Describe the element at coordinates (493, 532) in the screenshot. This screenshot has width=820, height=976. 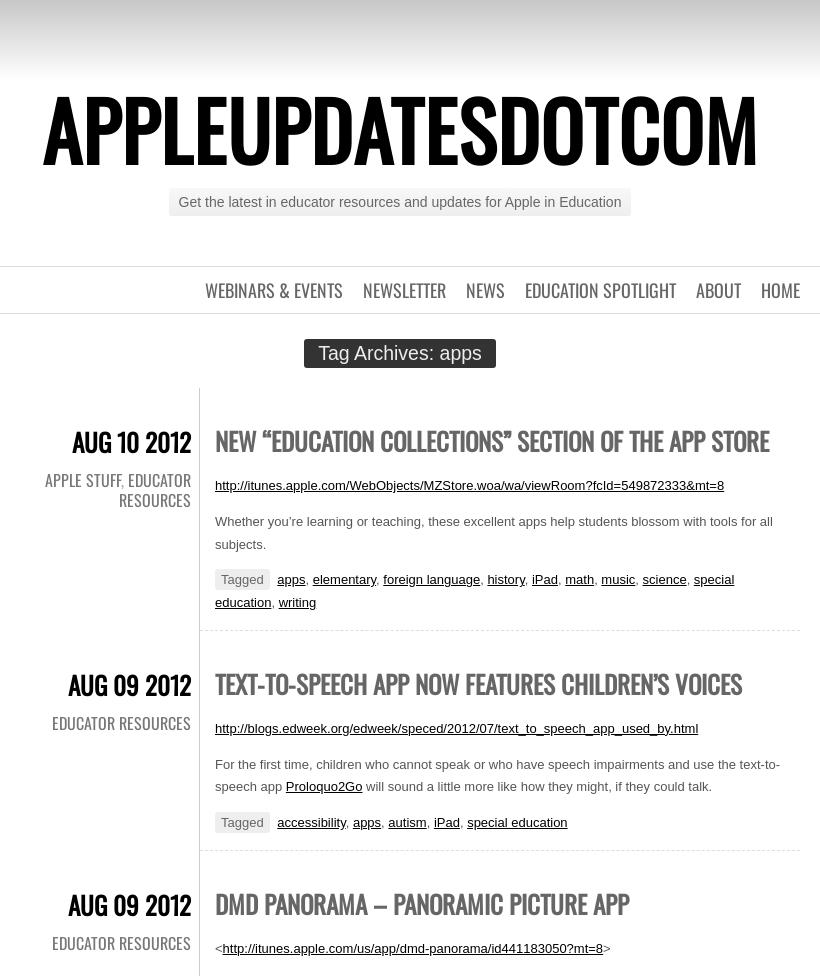
I see `'Whether you’re learning or teaching, these excellent apps help students blossom with tools for all subjects.'` at that location.